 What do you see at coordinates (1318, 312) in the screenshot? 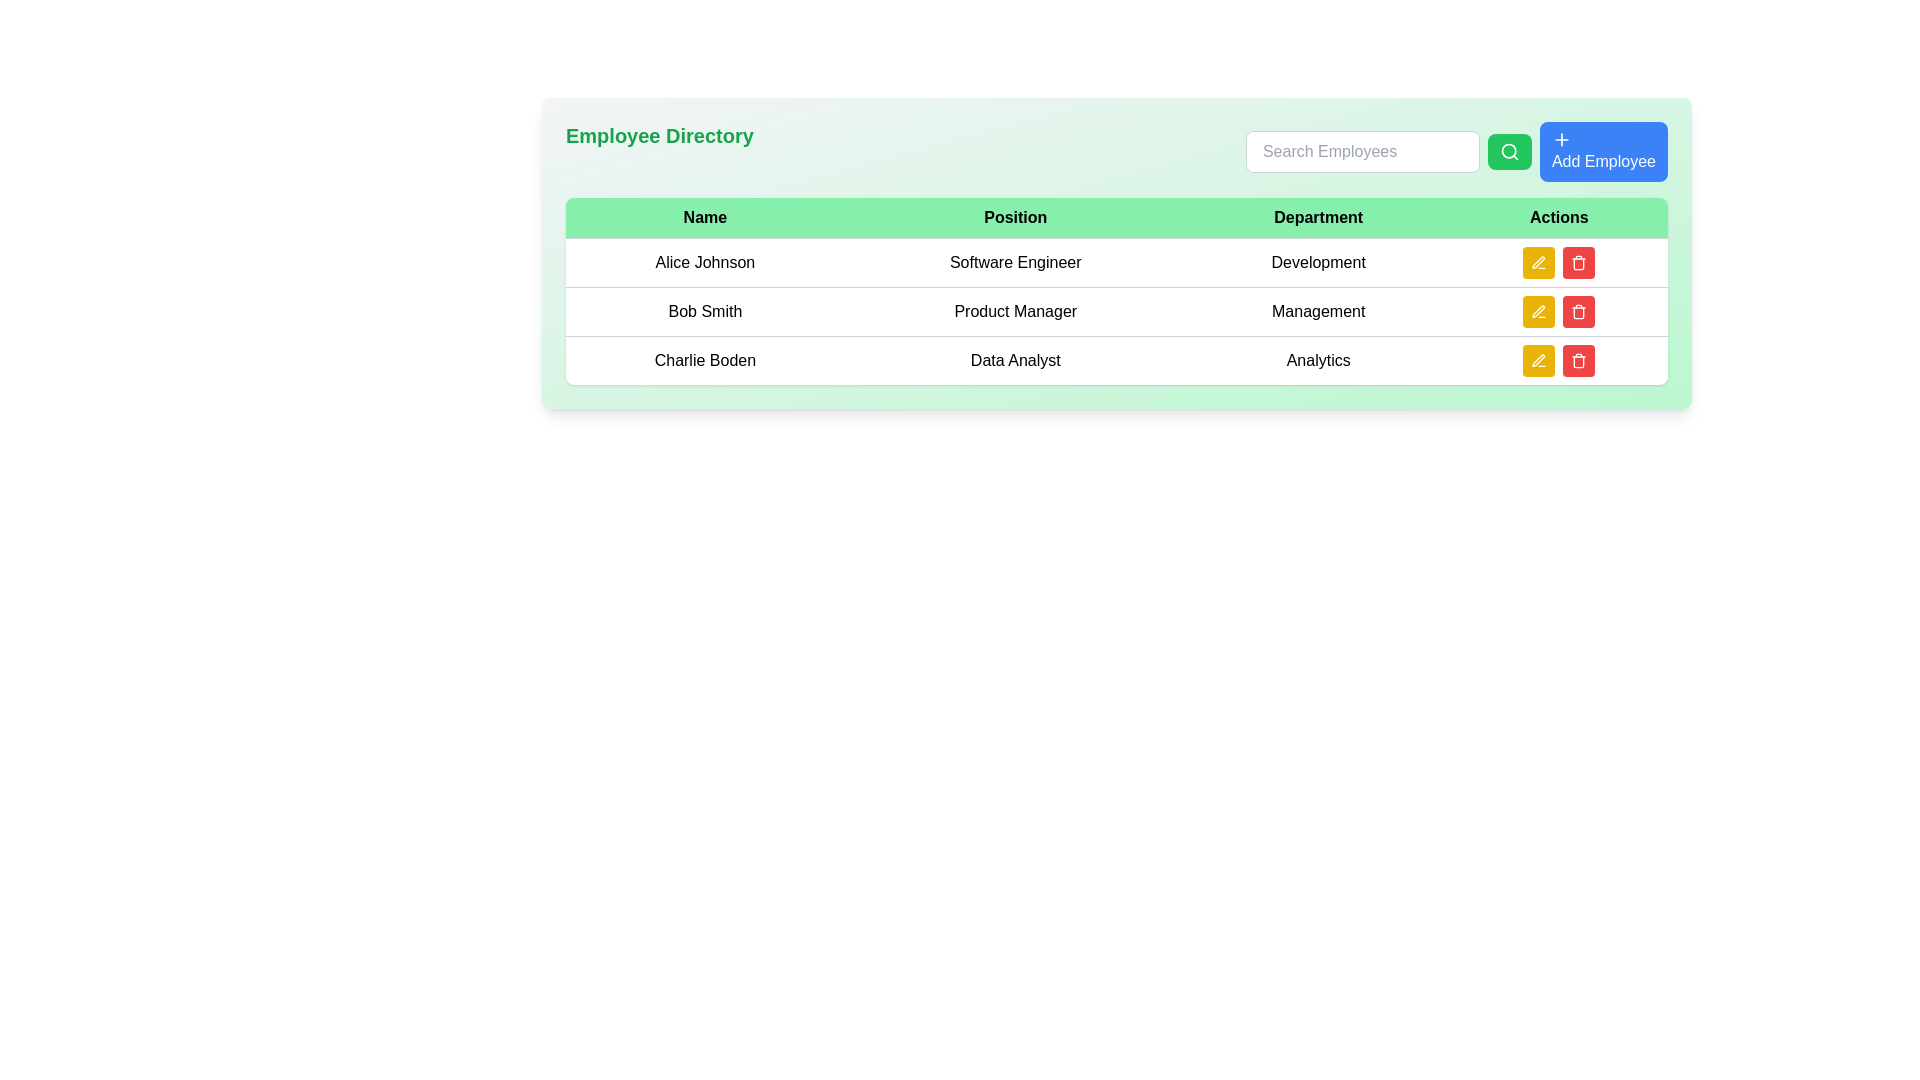
I see `the text label displaying 'Management' located in the 'Department' column under the row for 'Bob Smith' in the table` at bounding box center [1318, 312].